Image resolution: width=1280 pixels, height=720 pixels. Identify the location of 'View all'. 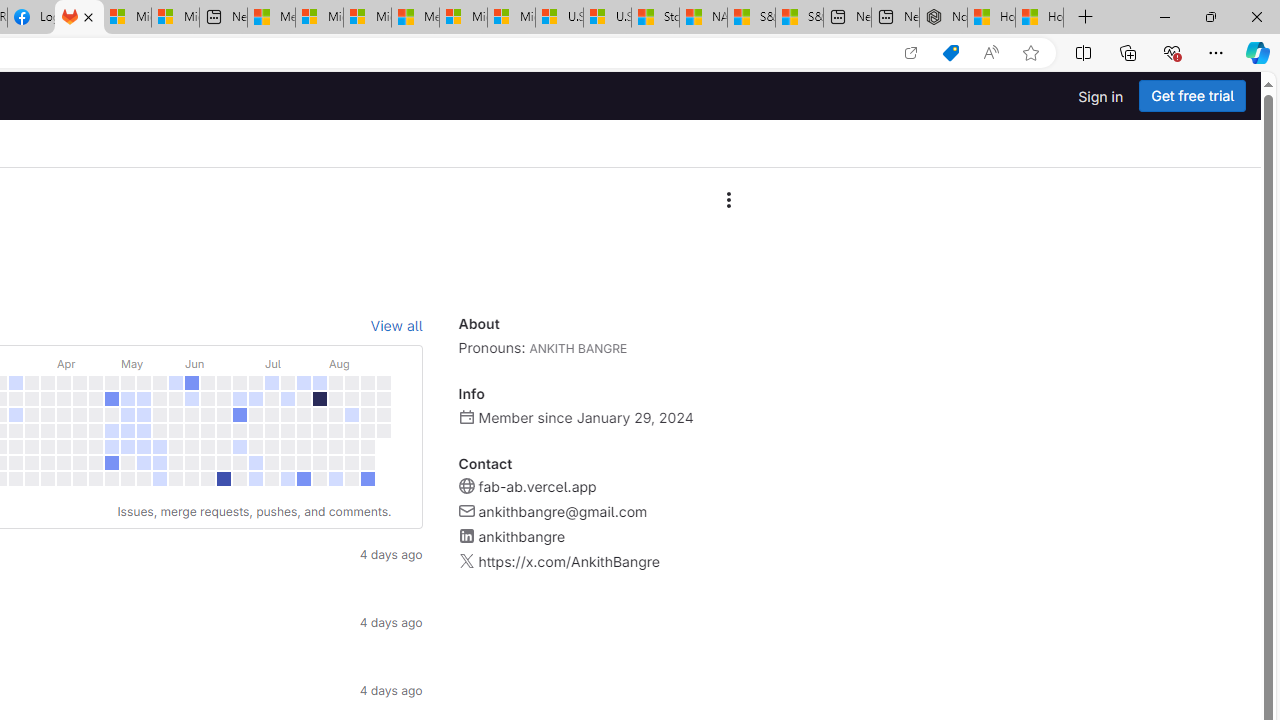
(396, 324).